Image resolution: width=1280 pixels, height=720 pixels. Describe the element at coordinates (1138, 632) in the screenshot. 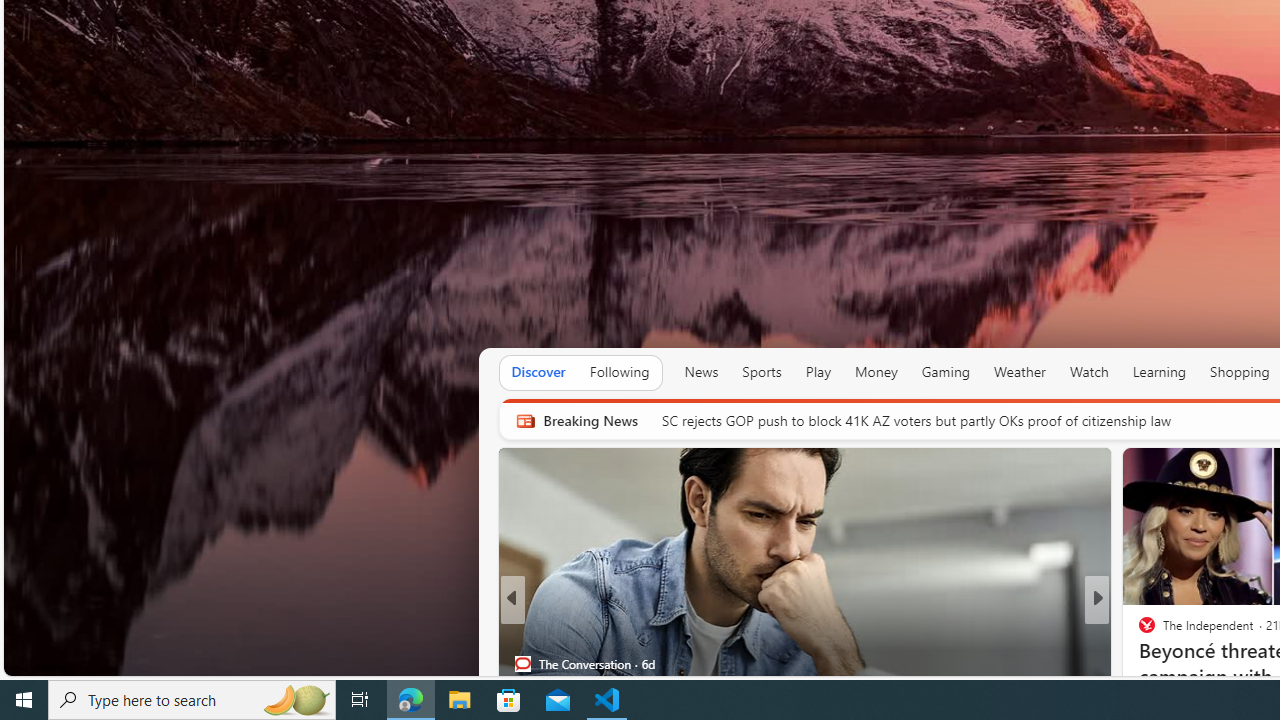

I see `'CNBC'` at that location.